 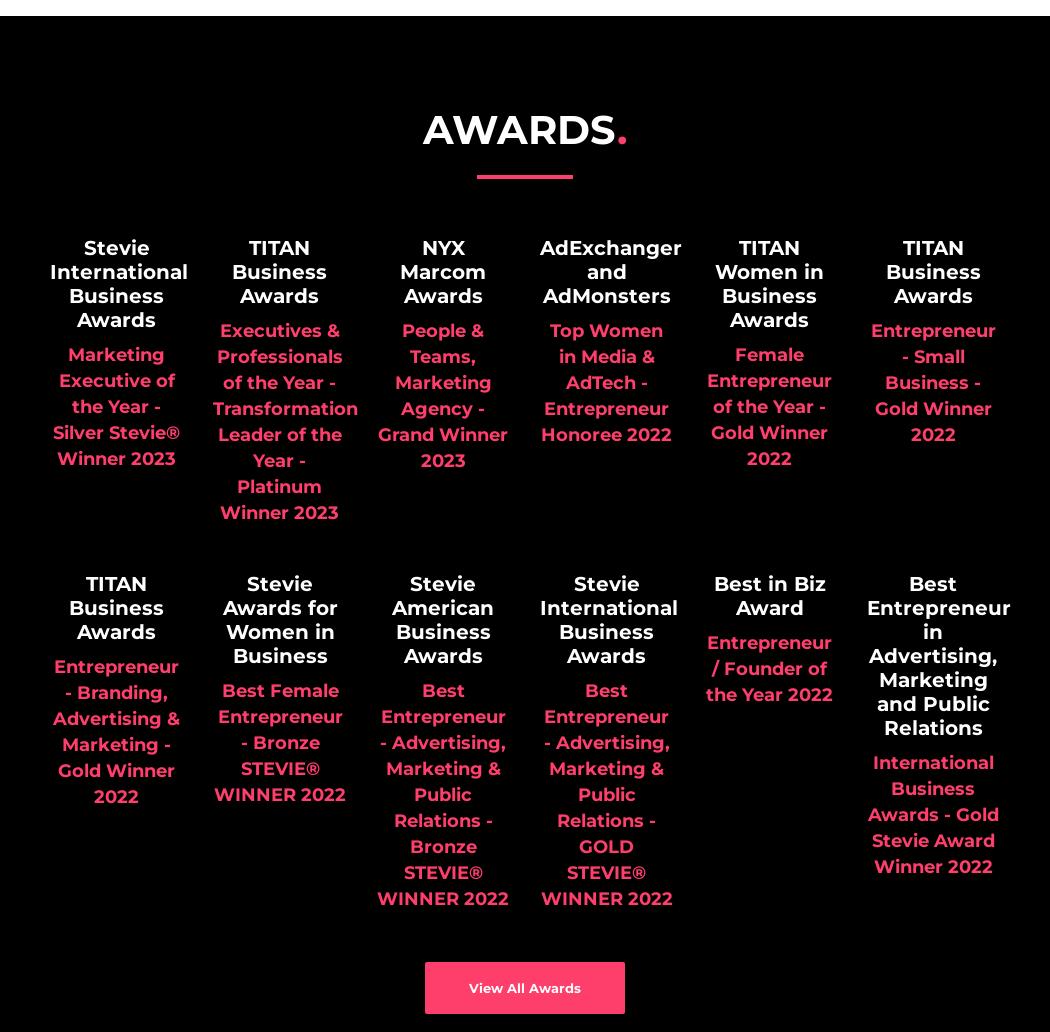 What do you see at coordinates (400, 272) in the screenshot?
I see `'NYX Marcom Awards'` at bounding box center [400, 272].